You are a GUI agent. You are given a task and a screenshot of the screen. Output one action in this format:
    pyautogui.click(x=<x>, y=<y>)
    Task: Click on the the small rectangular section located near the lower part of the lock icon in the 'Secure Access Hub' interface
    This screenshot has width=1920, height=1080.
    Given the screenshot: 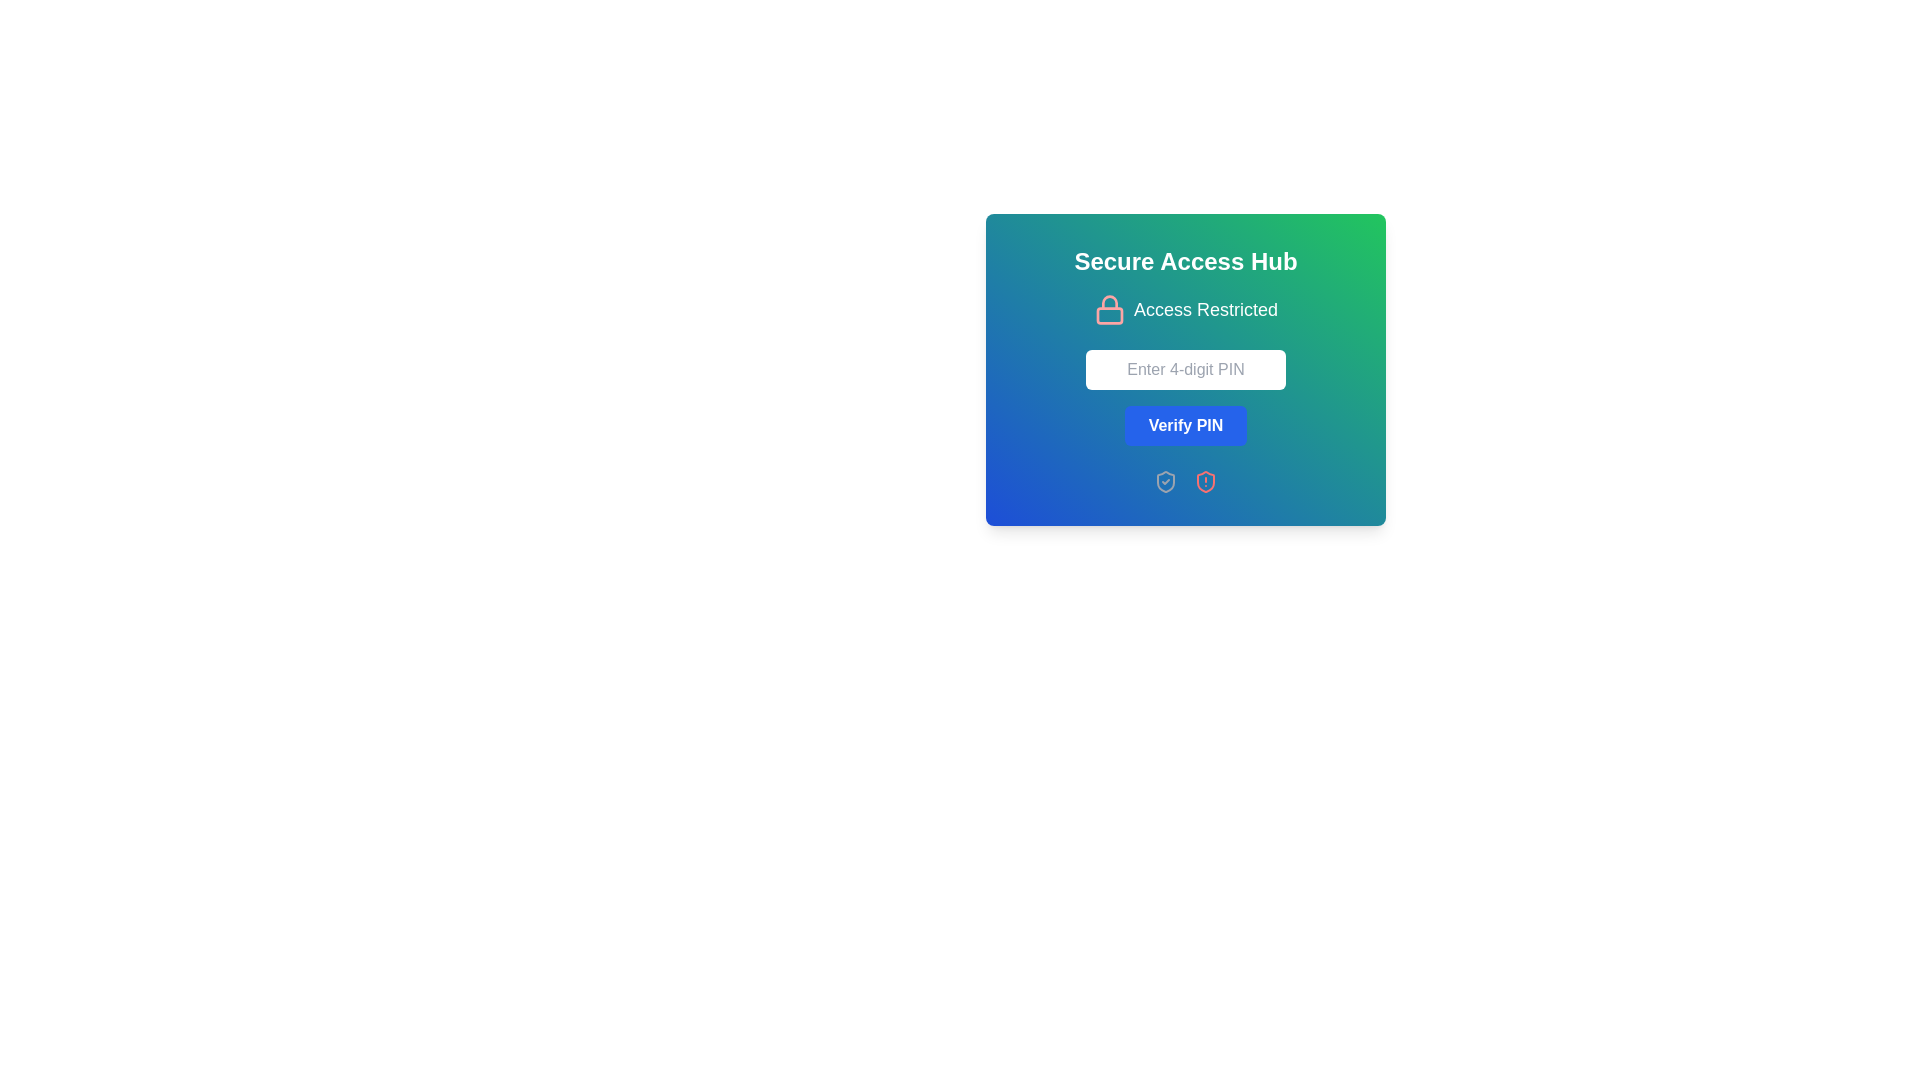 What is the action you would take?
    pyautogui.click(x=1108, y=315)
    